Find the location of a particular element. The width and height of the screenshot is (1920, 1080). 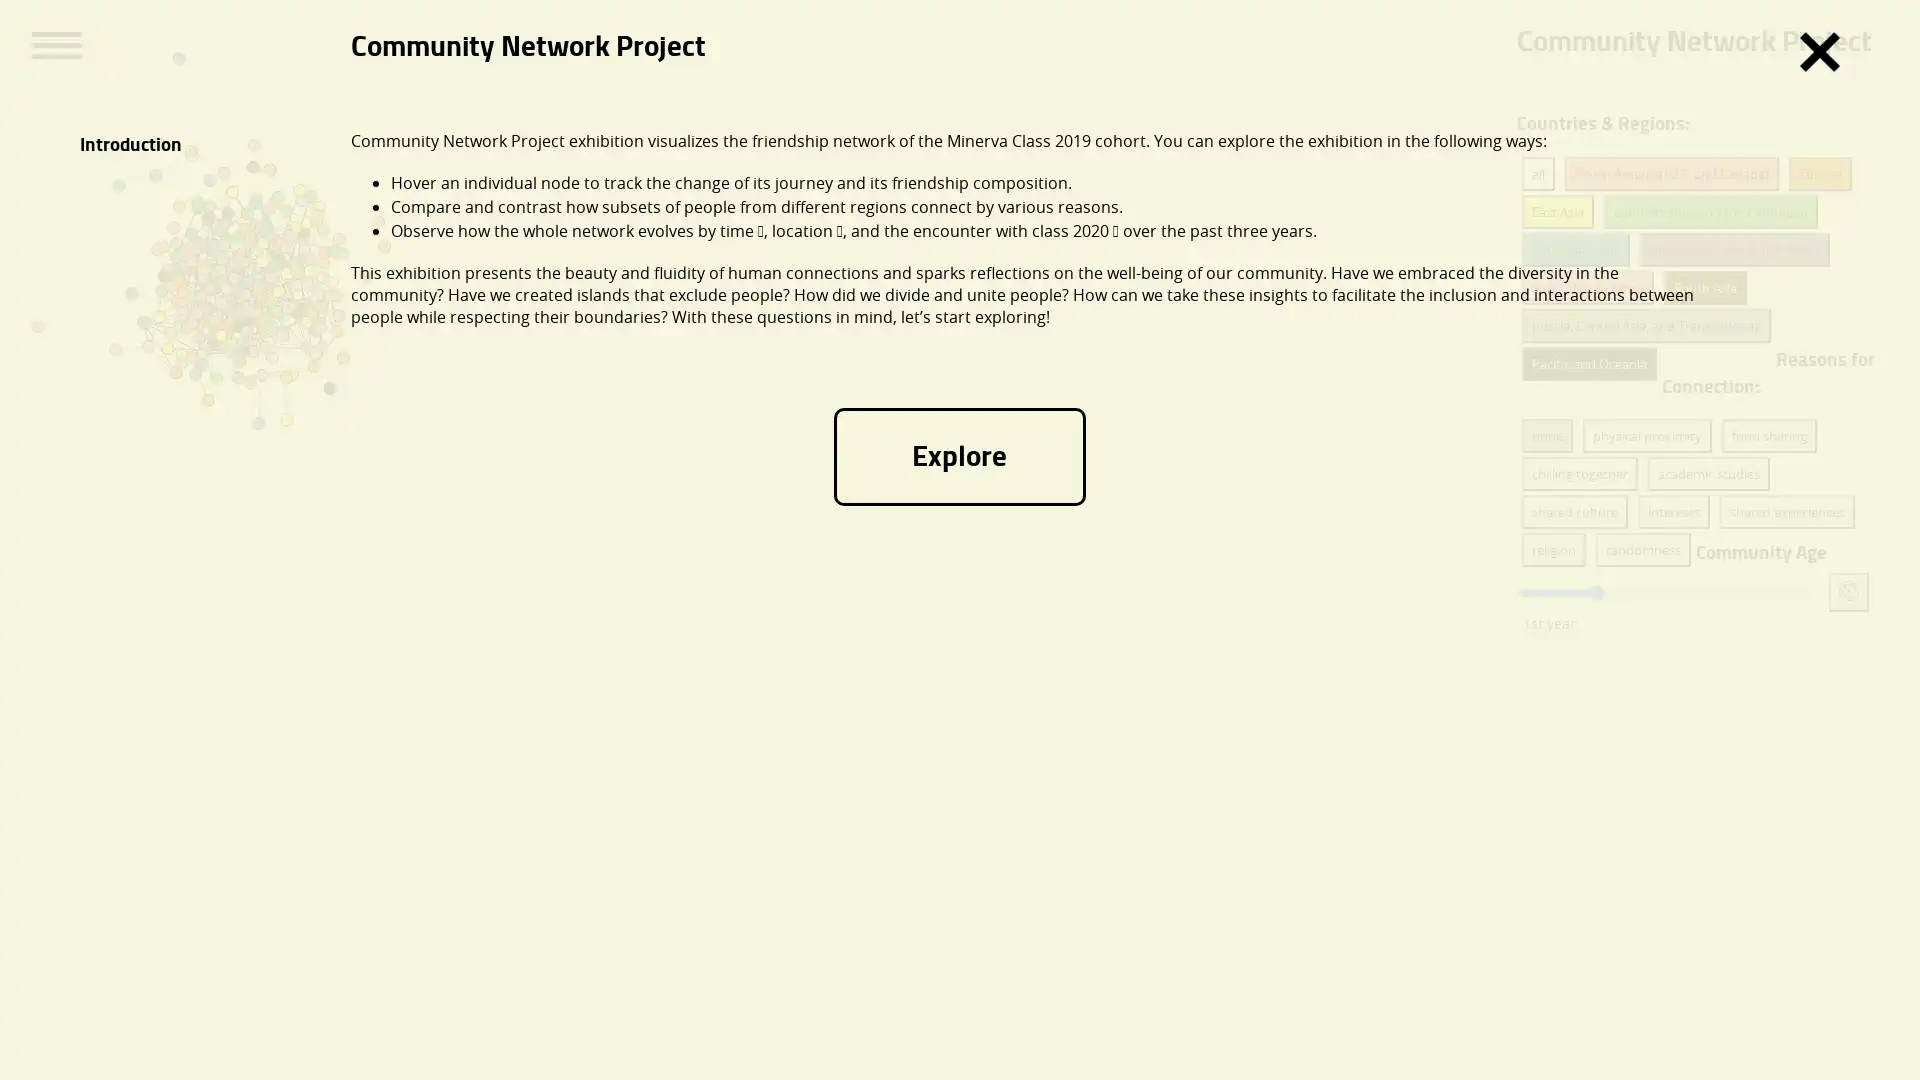

North America (U.S. and Canada) is located at coordinates (1671, 172).